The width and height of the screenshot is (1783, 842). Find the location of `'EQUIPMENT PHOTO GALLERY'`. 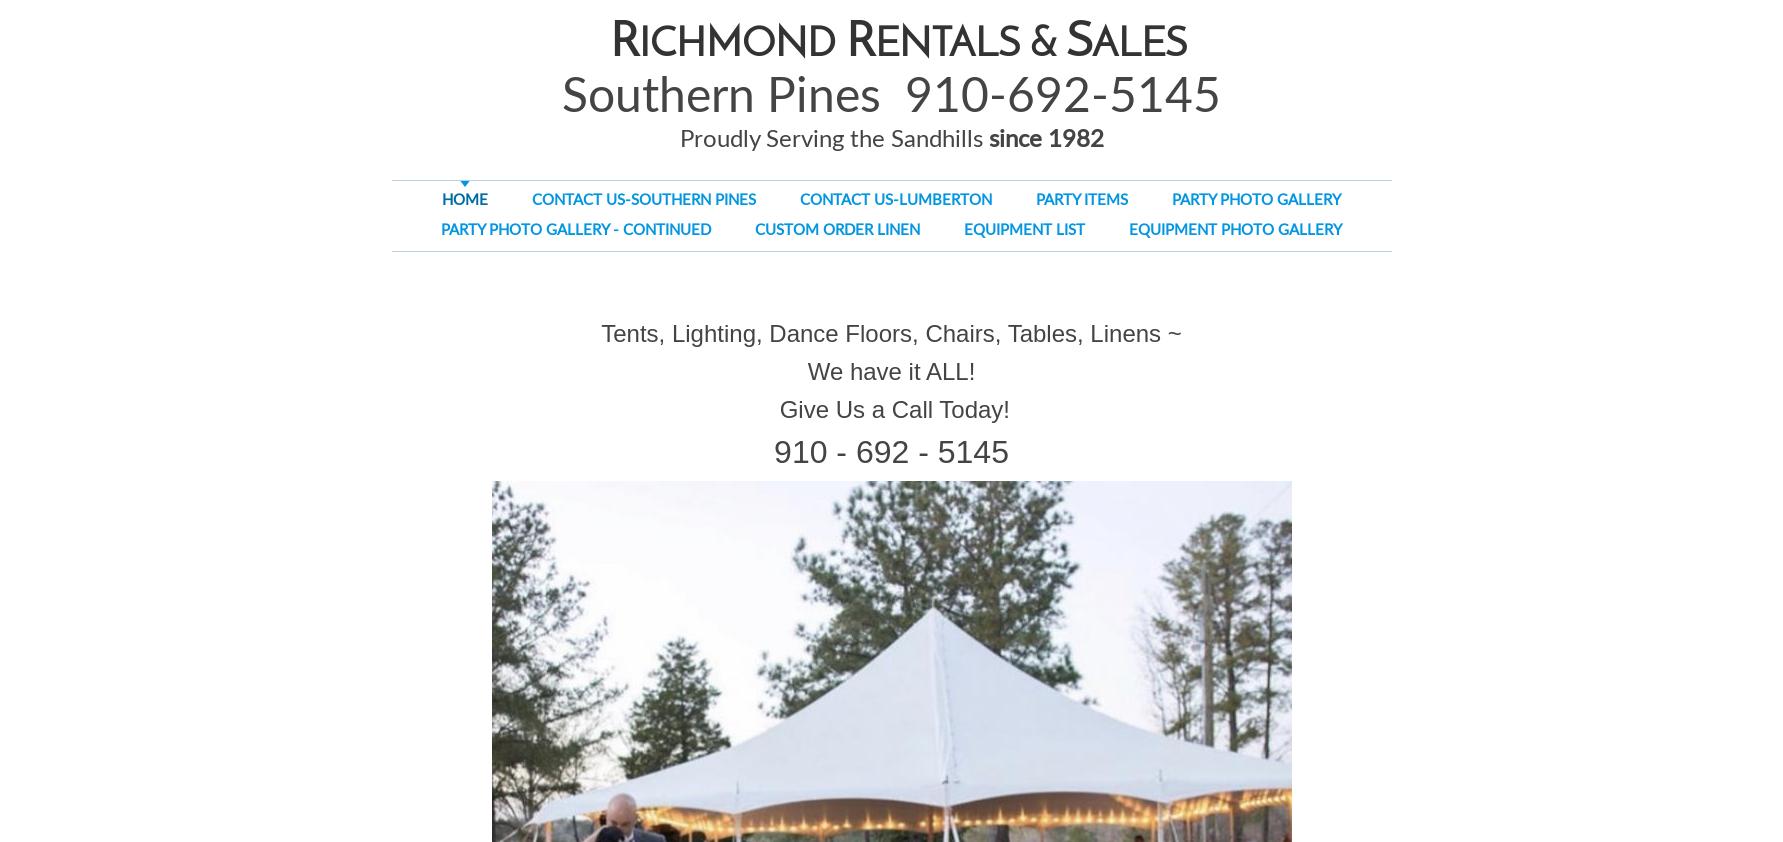

'EQUIPMENT PHOTO GALLERY' is located at coordinates (1235, 230).